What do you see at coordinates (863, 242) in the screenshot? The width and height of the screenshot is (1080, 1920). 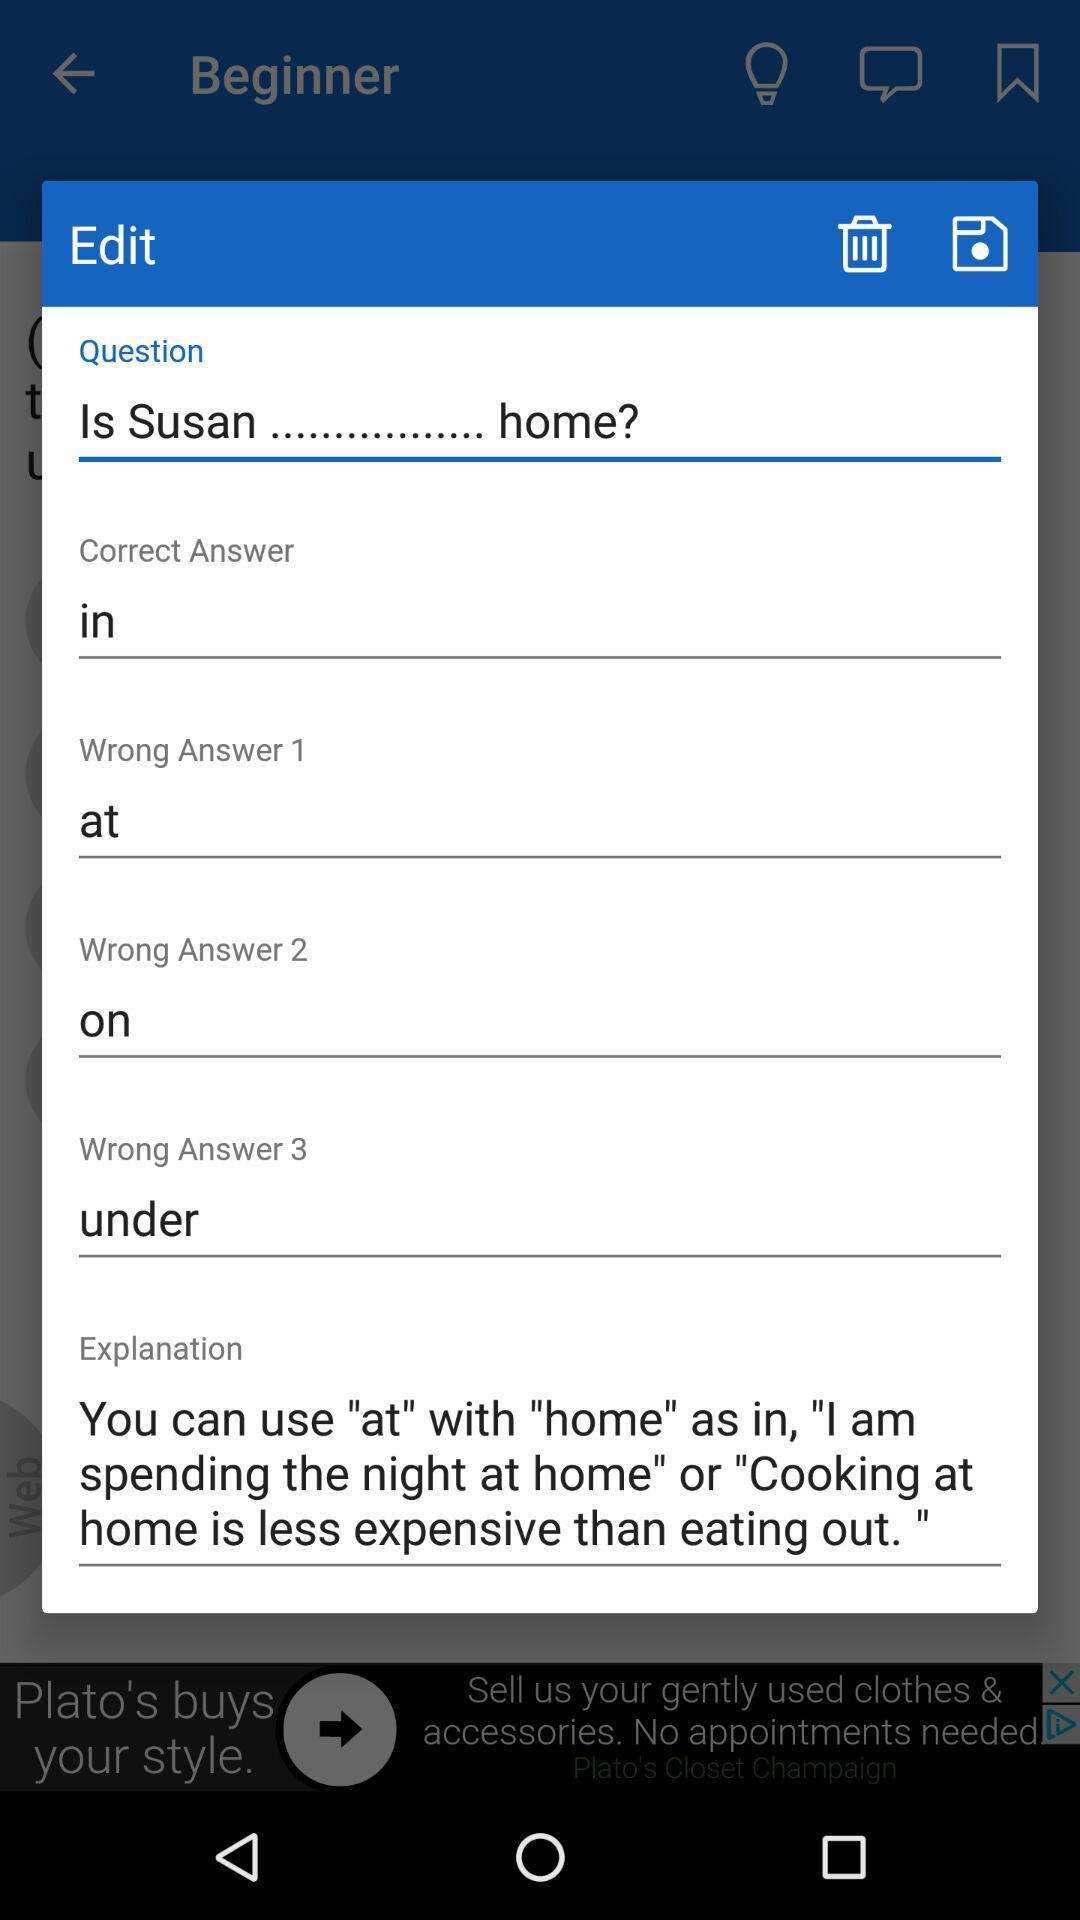 I see `trash` at bounding box center [863, 242].